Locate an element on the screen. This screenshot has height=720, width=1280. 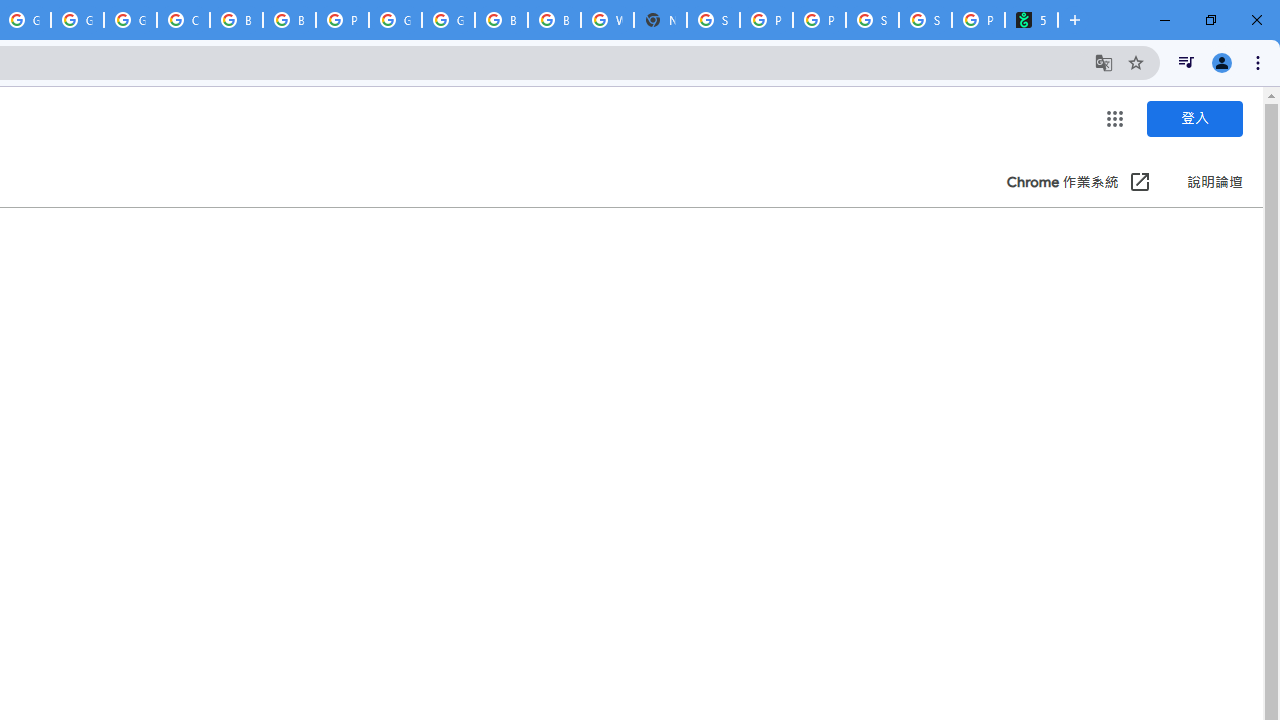
'Google Cloud Platform' is located at coordinates (447, 20).